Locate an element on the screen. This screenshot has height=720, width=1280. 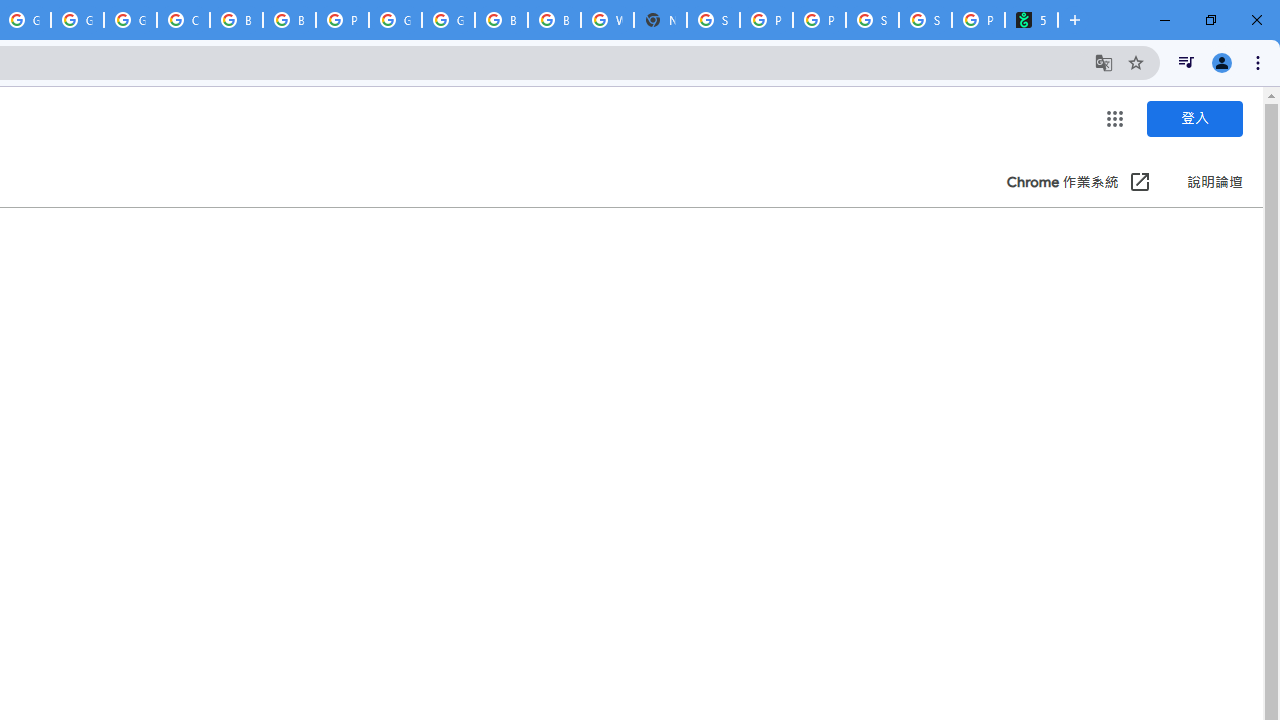
'Google Cloud Platform' is located at coordinates (447, 20).